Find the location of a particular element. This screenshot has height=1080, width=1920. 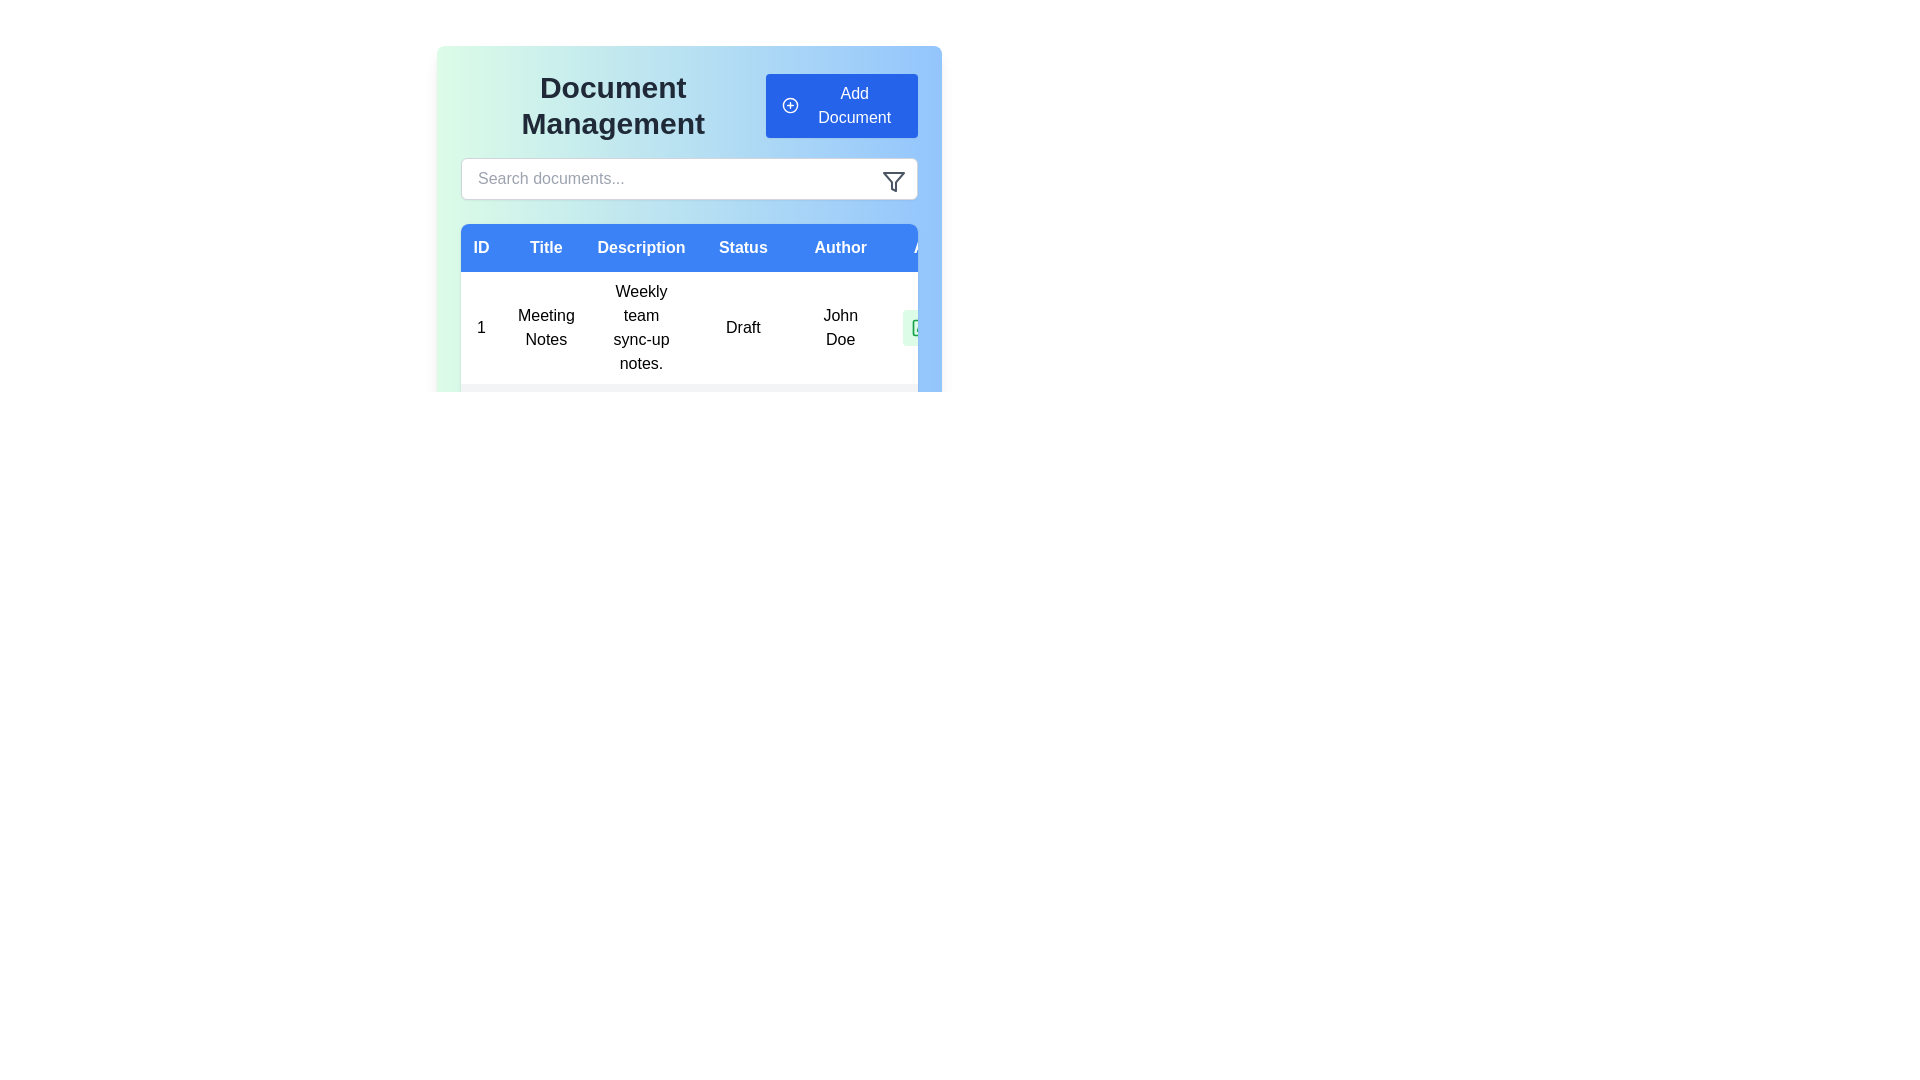

the static text element in the first row of the table under the 'Status' column, which indicates the document is in a draft state is located at coordinates (728, 326).